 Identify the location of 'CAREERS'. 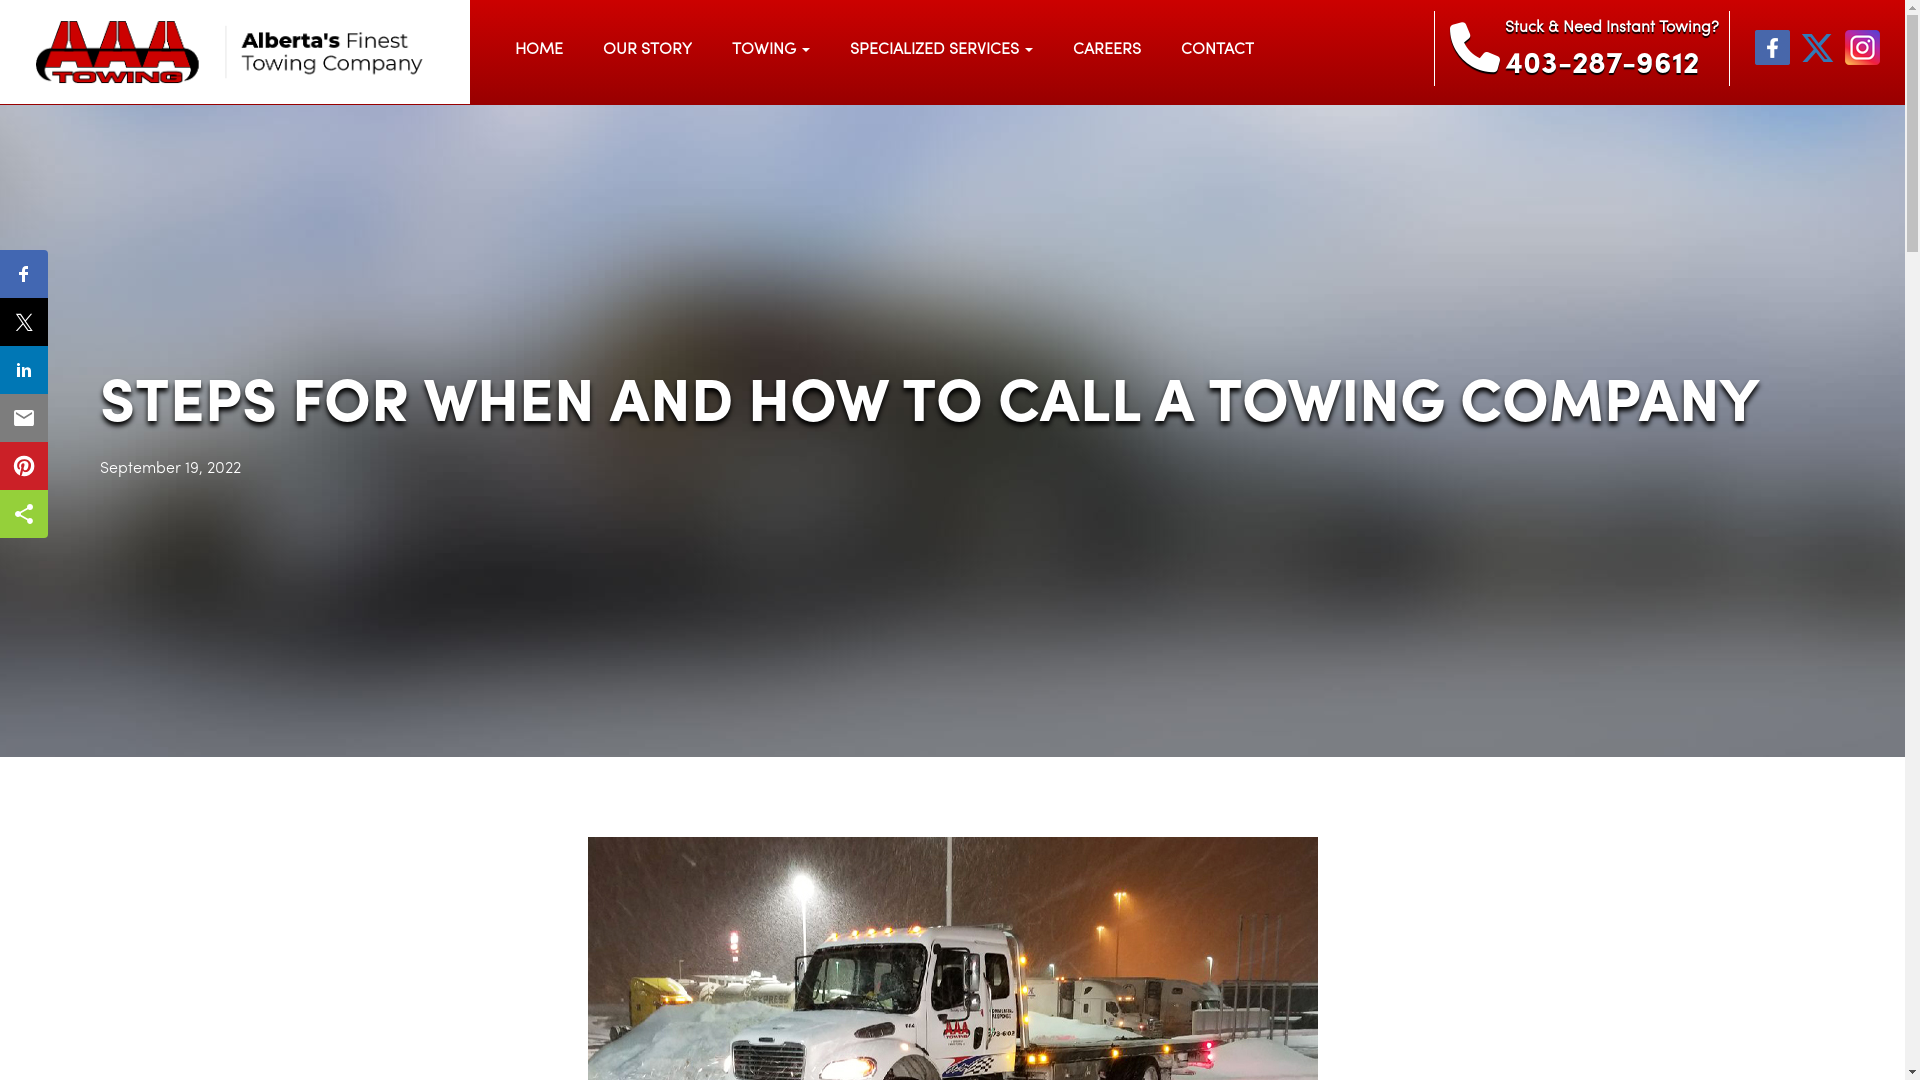
(1106, 49).